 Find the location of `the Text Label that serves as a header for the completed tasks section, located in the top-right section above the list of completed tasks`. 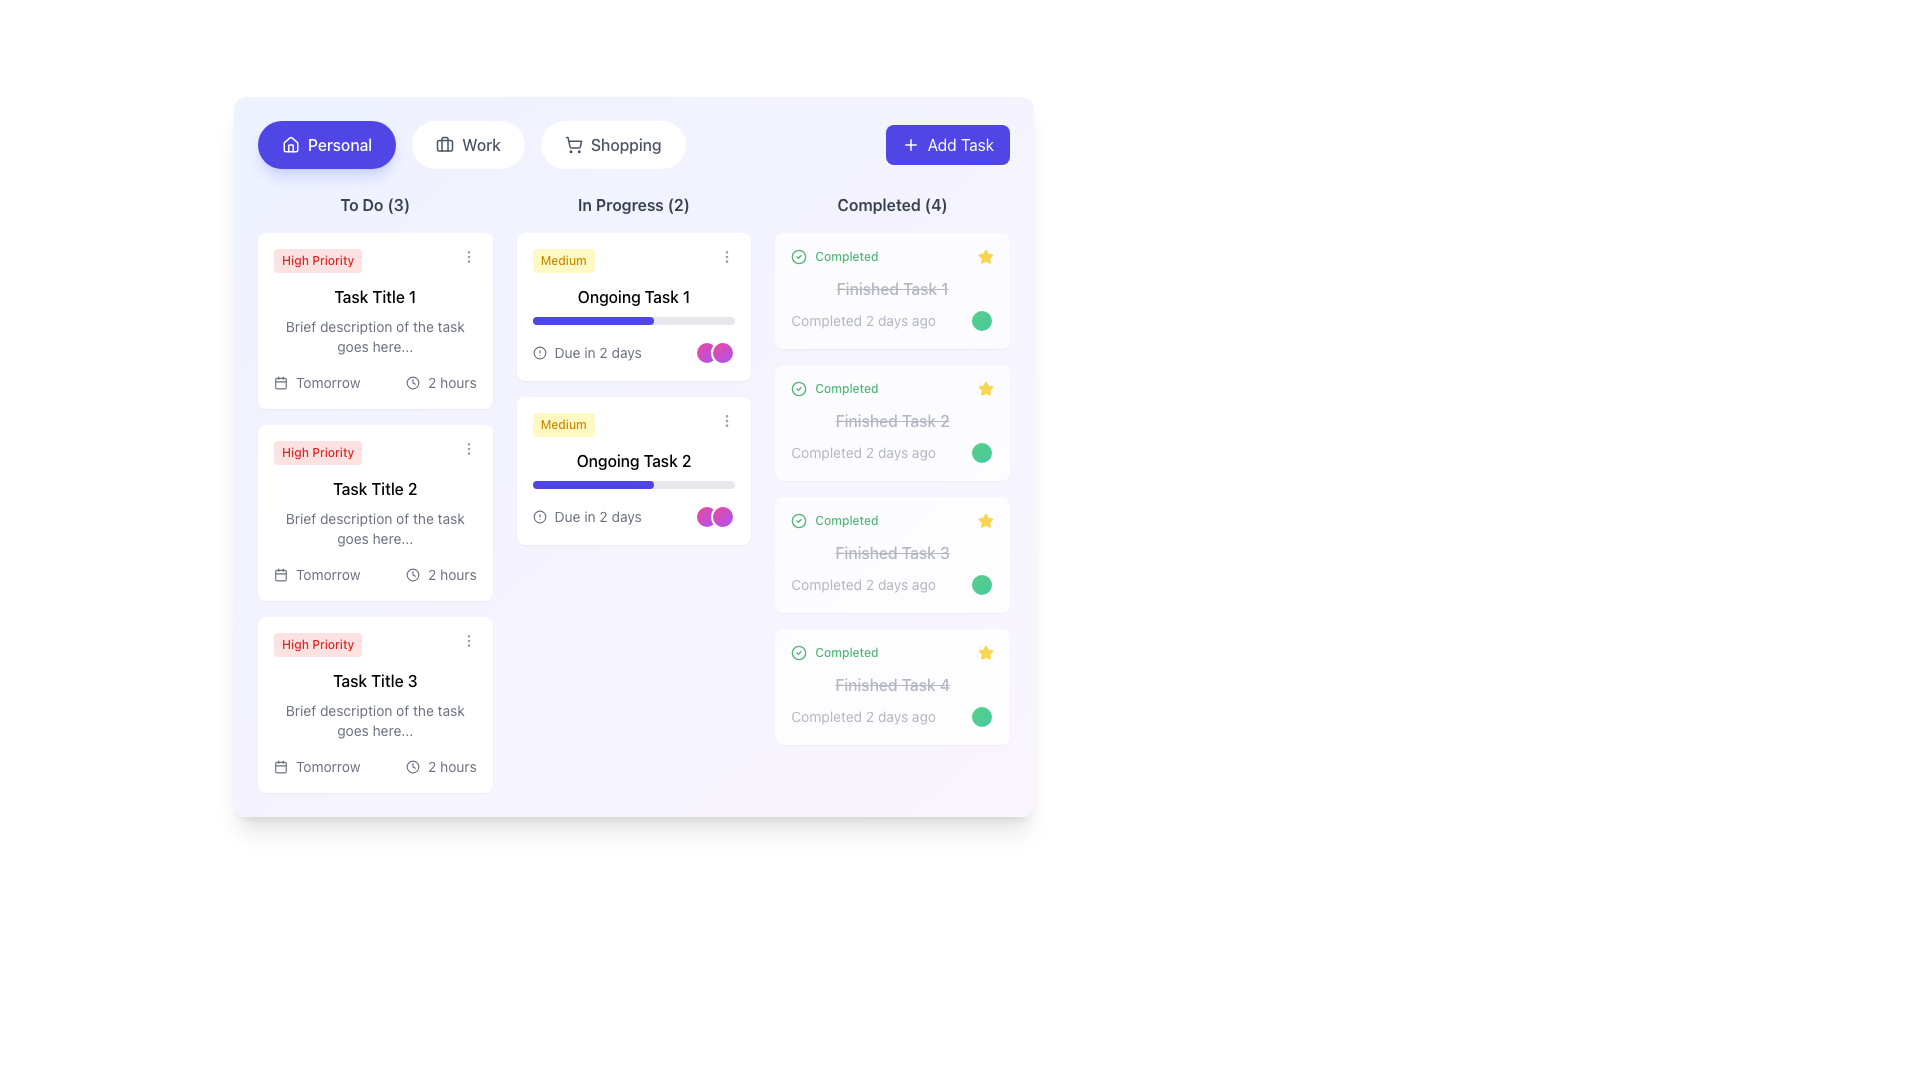

the Text Label that serves as a header for the completed tasks section, located in the top-right section above the list of completed tasks is located at coordinates (891, 204).